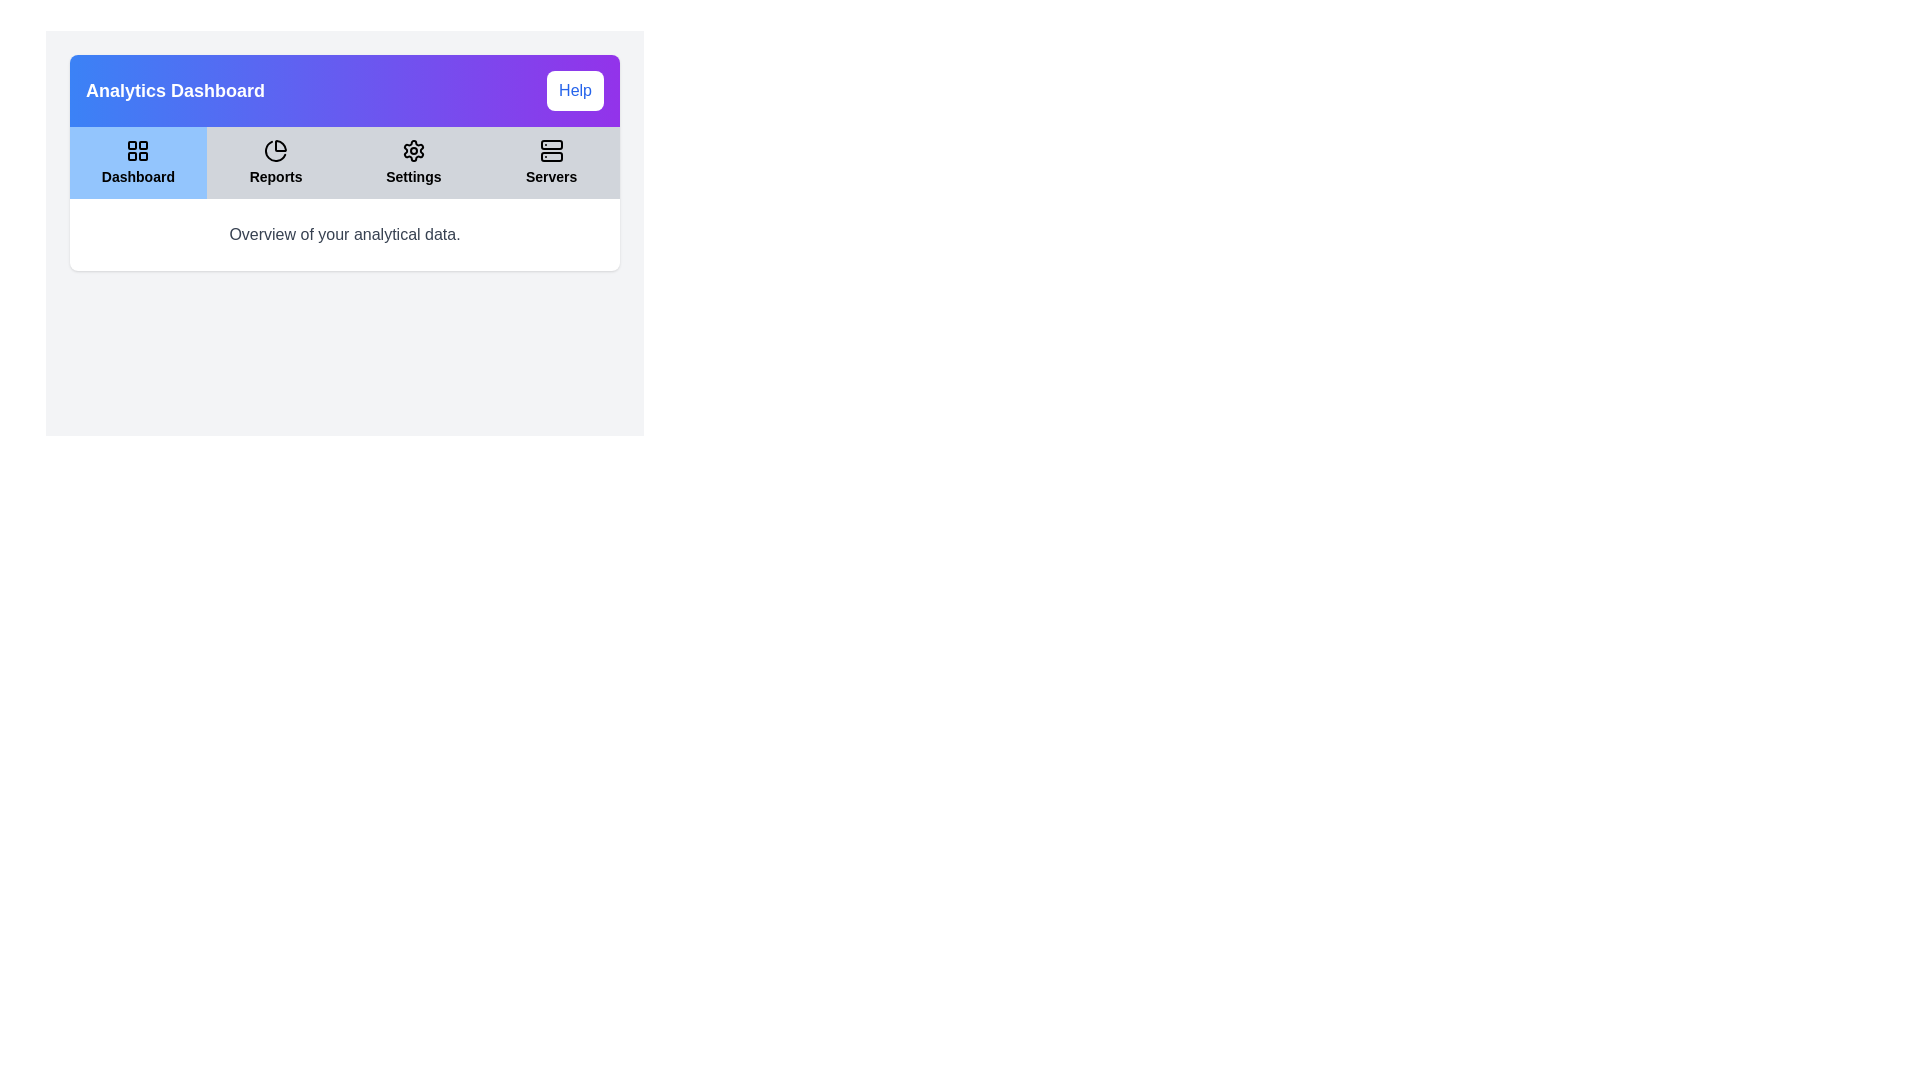  I want to click on the 'Reports' text label in the navigation bar, so click(275, 176).